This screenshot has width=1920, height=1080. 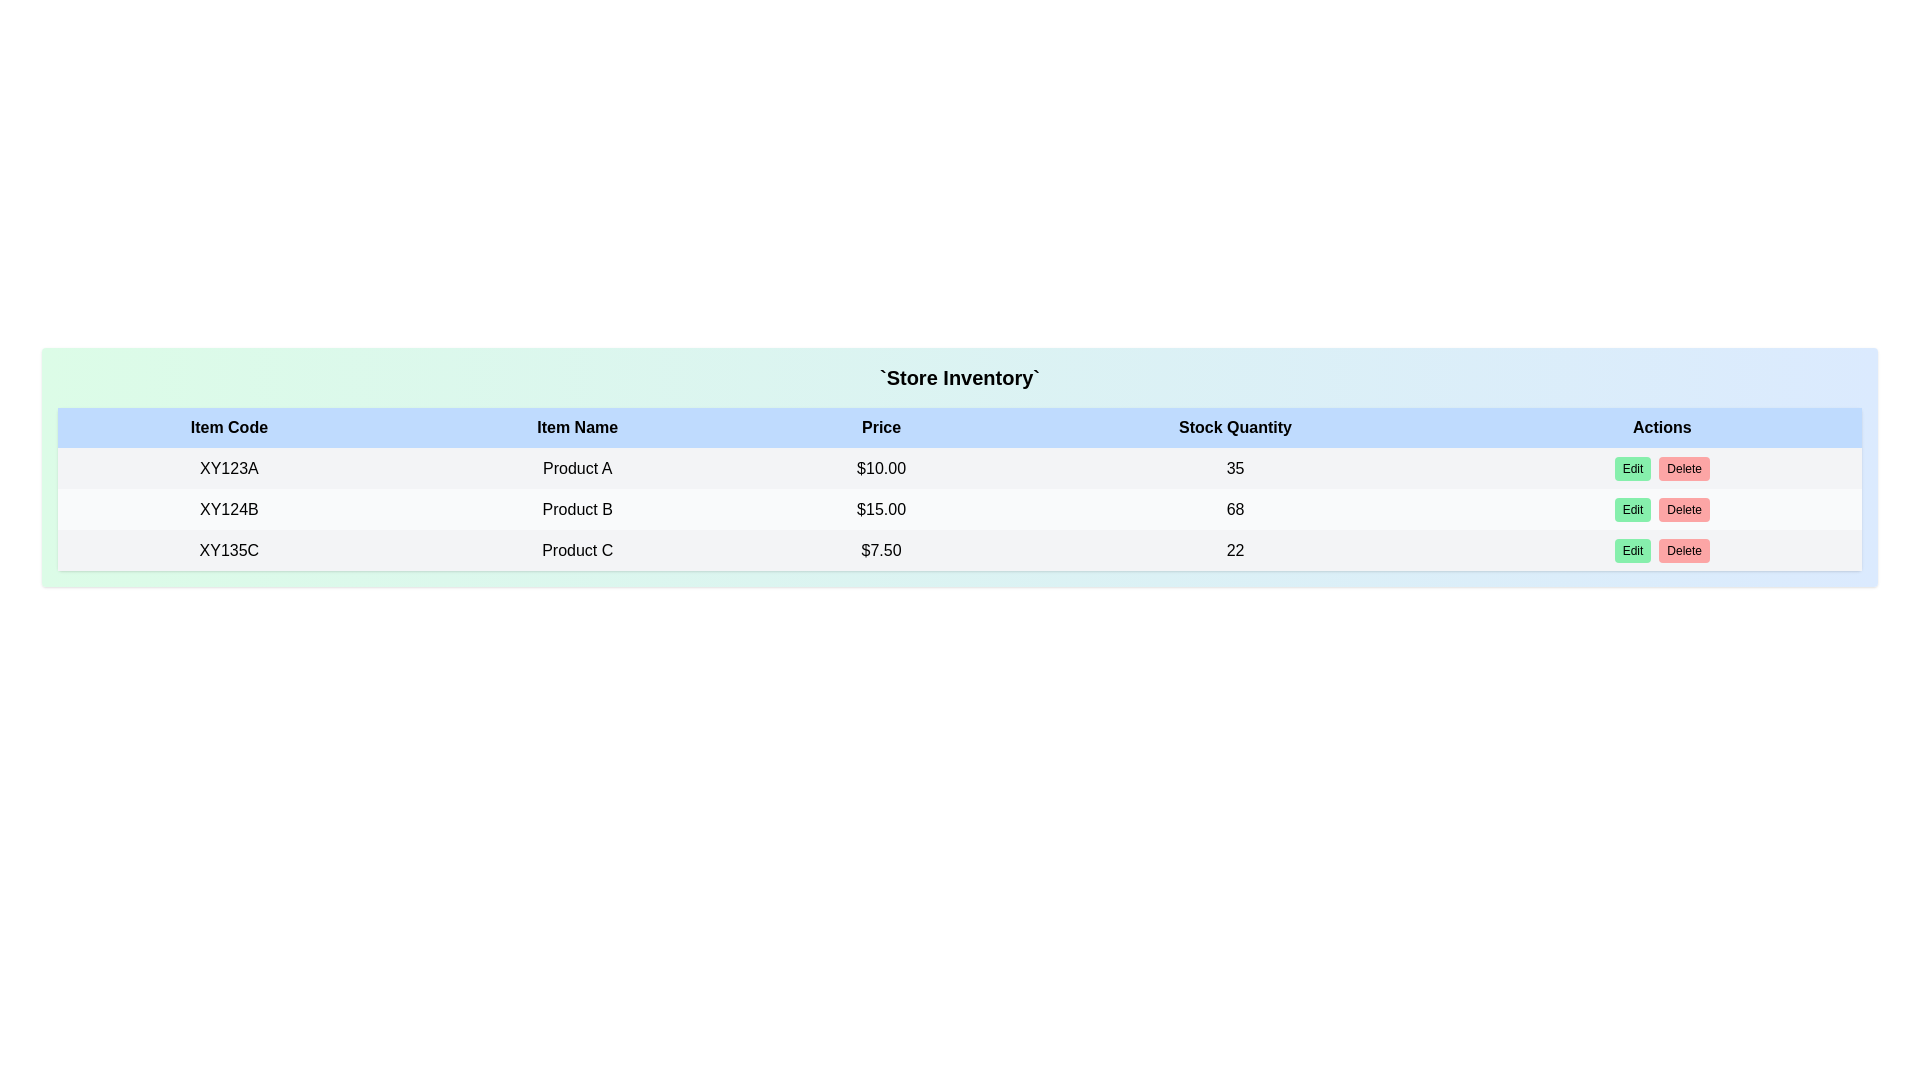 I want to click on the static text displaying the numerical value '68' under the 'Stock Quantity' column for 'Product B' in the table, so click(x=1234, y=508).